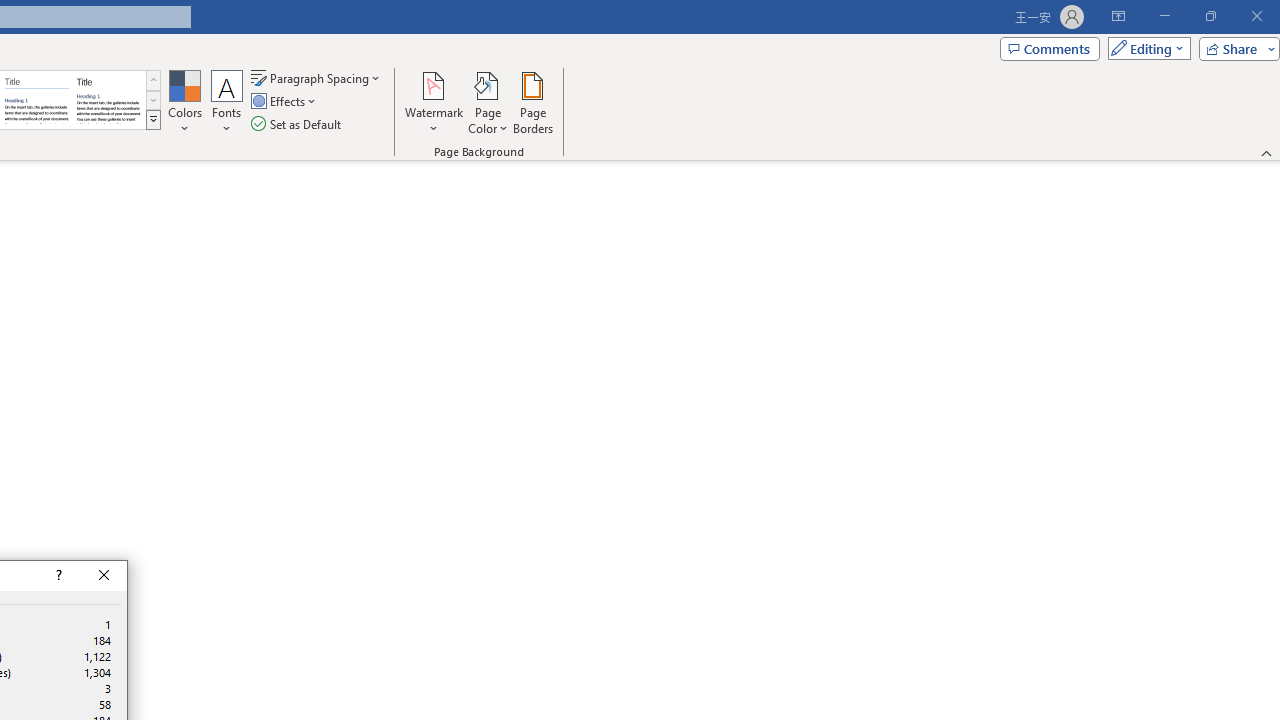 This screenshot has width=1280, height=720. I want to click on 'Row up', so click(152, 79).